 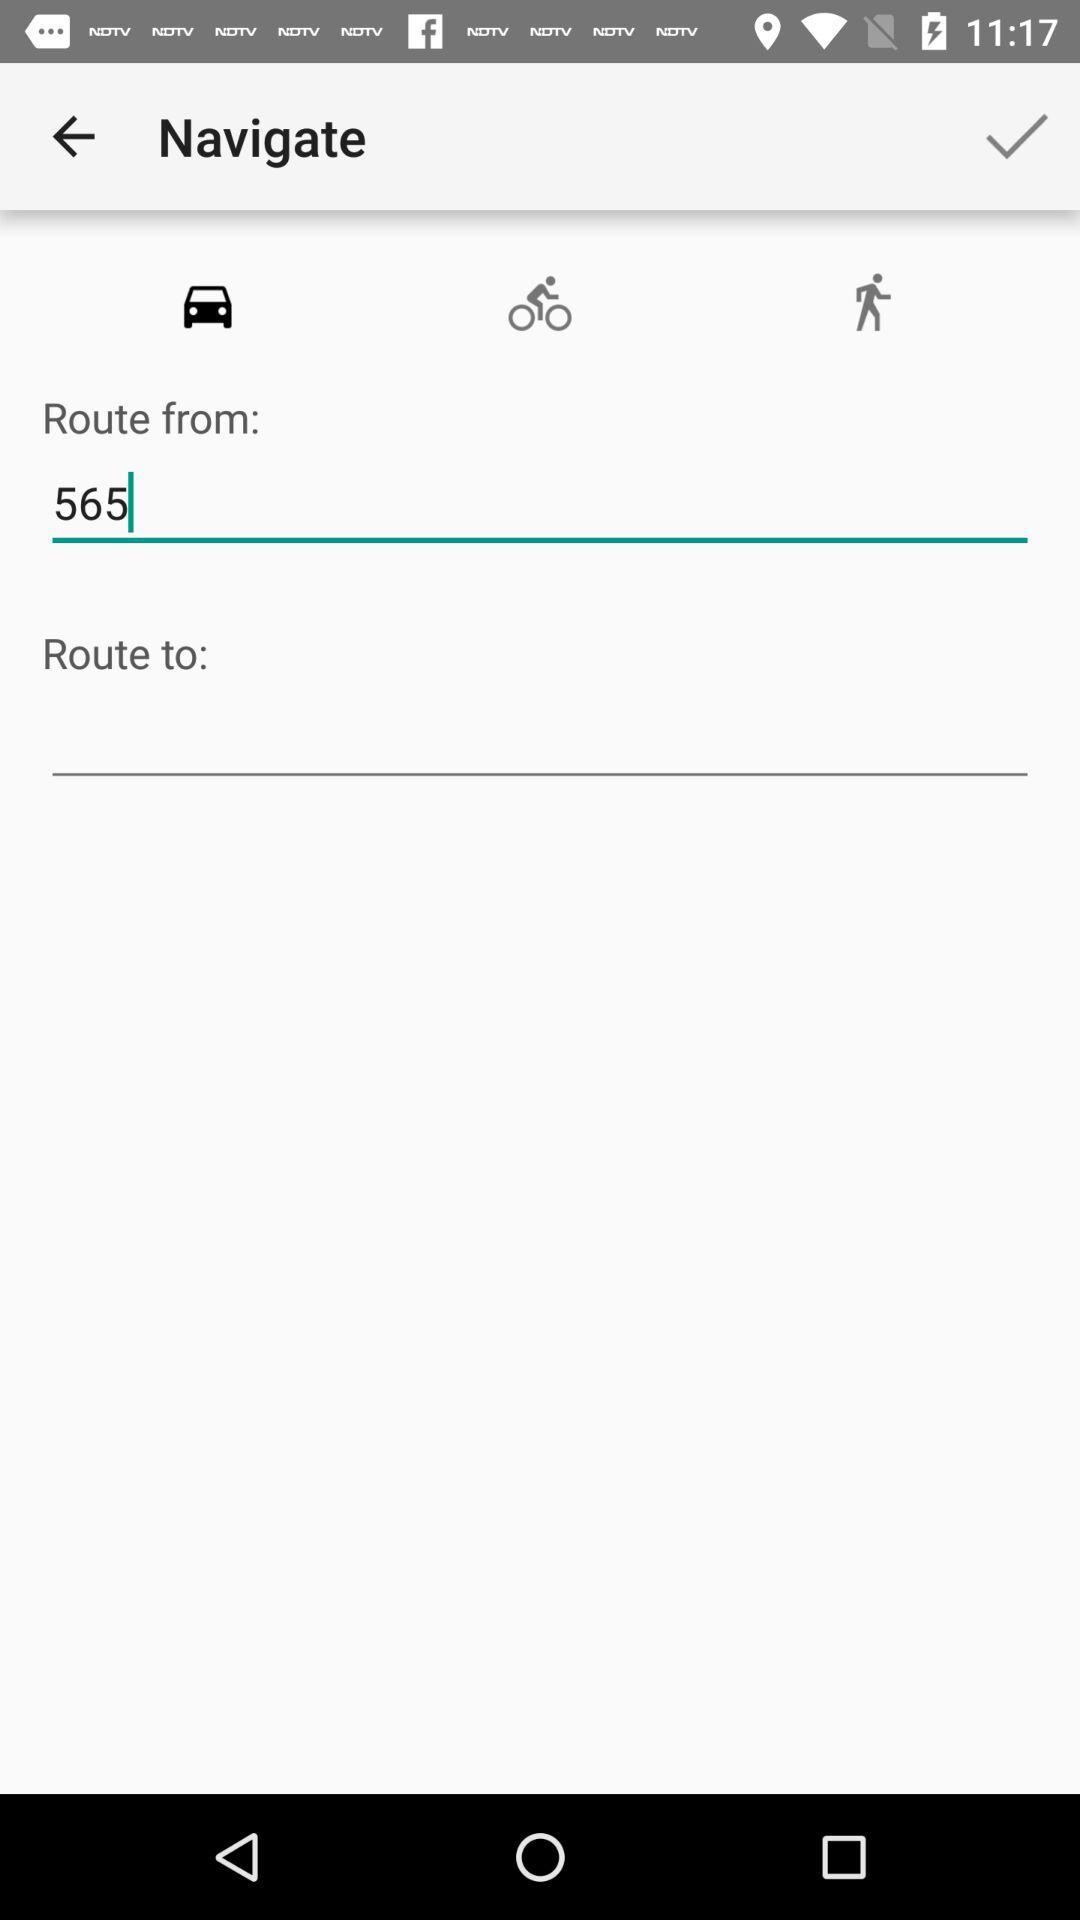 What do you see at coordinates (538, 303) in the screenshot?
I see `the avatar icon` at bounding box center [538, 303].